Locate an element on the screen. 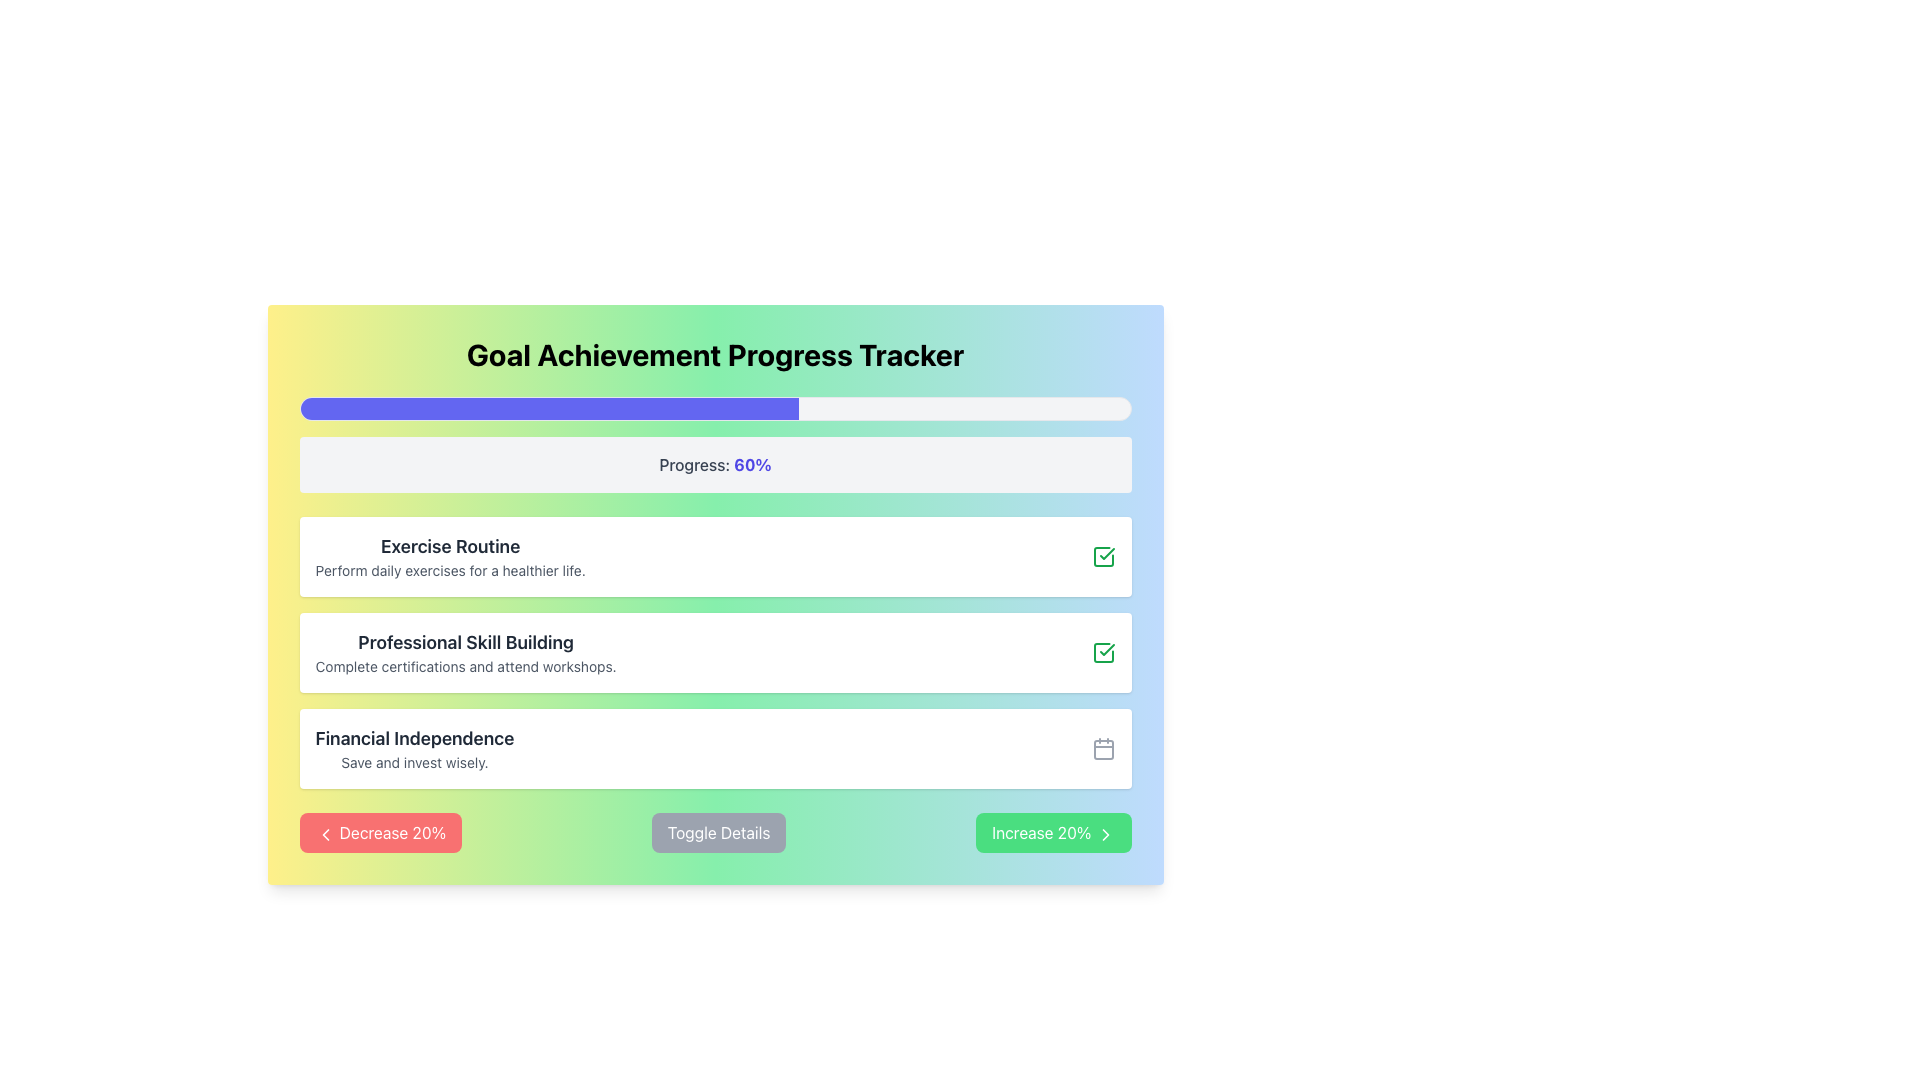 The height and width of the screenshot is (1080, 1920). the text display showing 'Progress: 60%' that is located below the progress bar in the progress tracker interface is located at coordinates (715, 465).